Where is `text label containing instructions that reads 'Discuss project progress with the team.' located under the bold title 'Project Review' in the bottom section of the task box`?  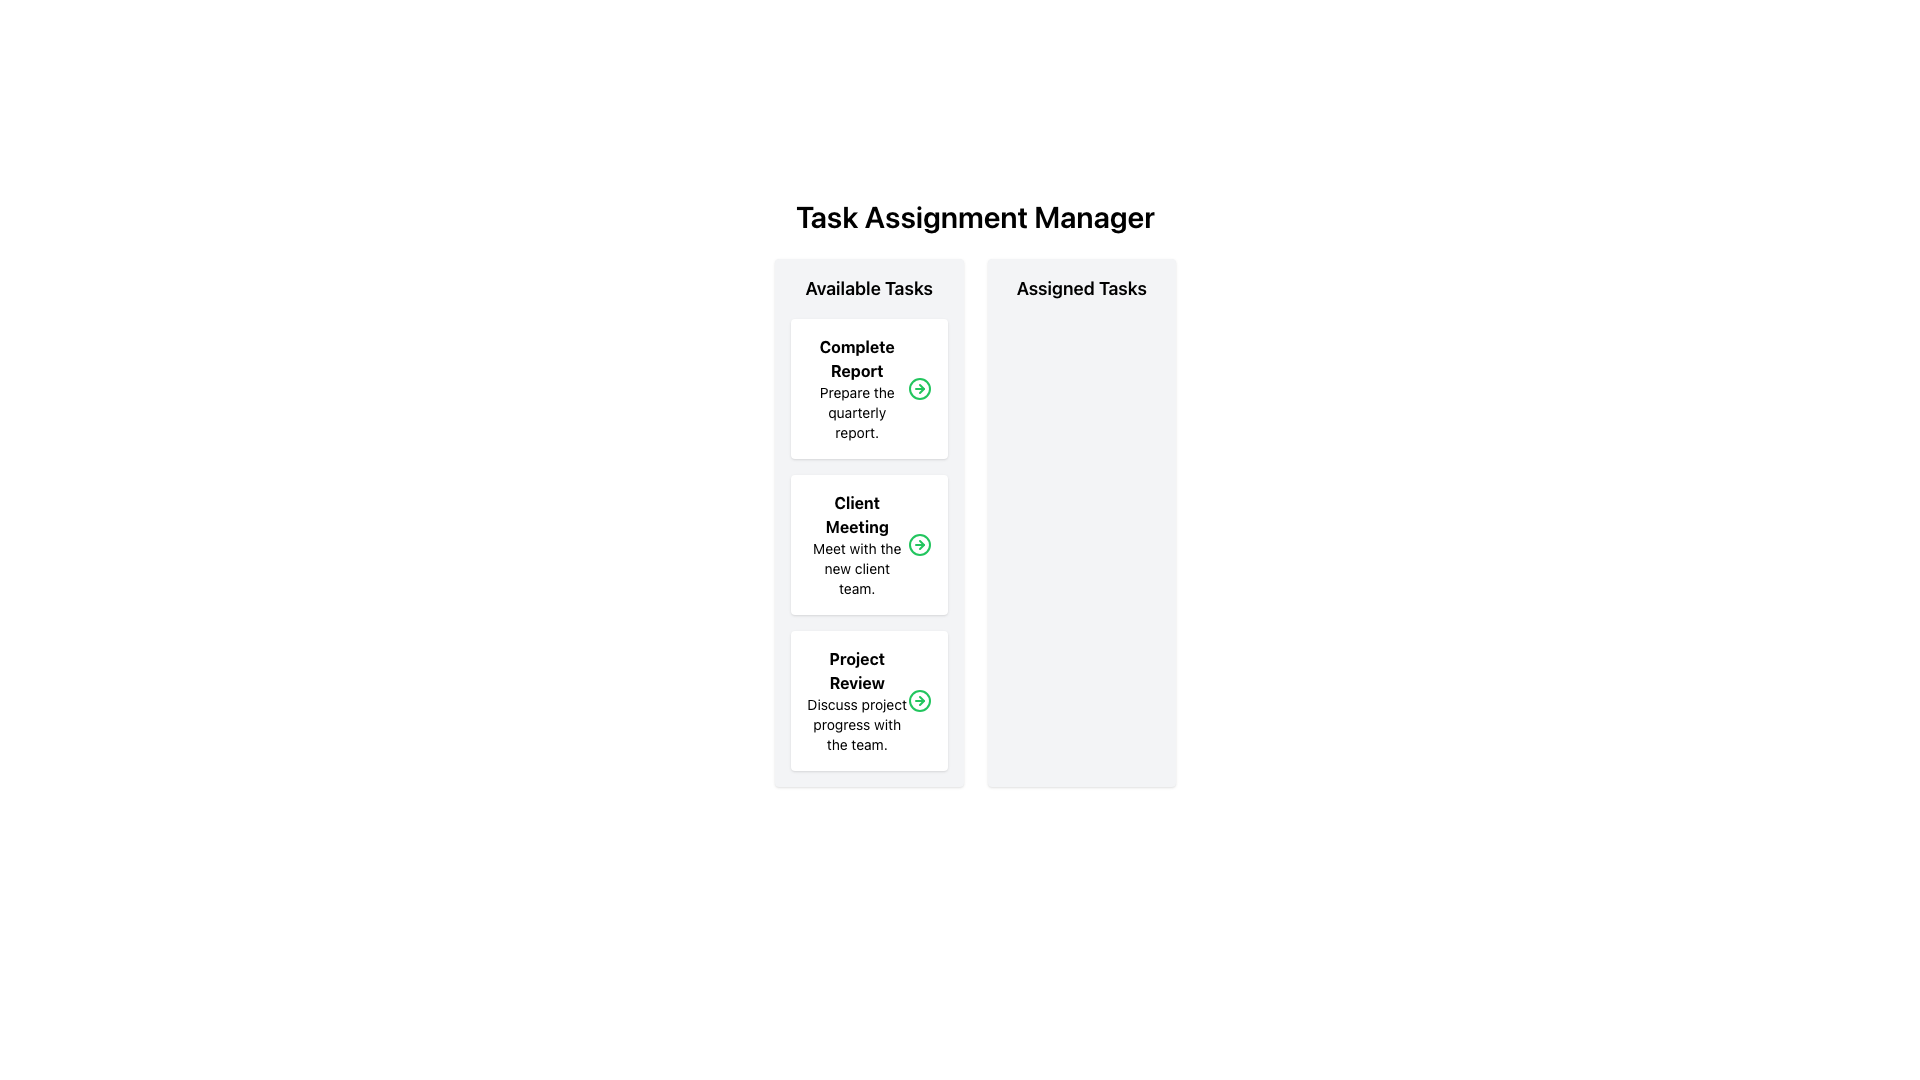 text label containing instructions that reads 'Discuss project progress with the team.' located under the bold title 'Project Review' in the bottom section of the task box is located at coordinates (857, 725).